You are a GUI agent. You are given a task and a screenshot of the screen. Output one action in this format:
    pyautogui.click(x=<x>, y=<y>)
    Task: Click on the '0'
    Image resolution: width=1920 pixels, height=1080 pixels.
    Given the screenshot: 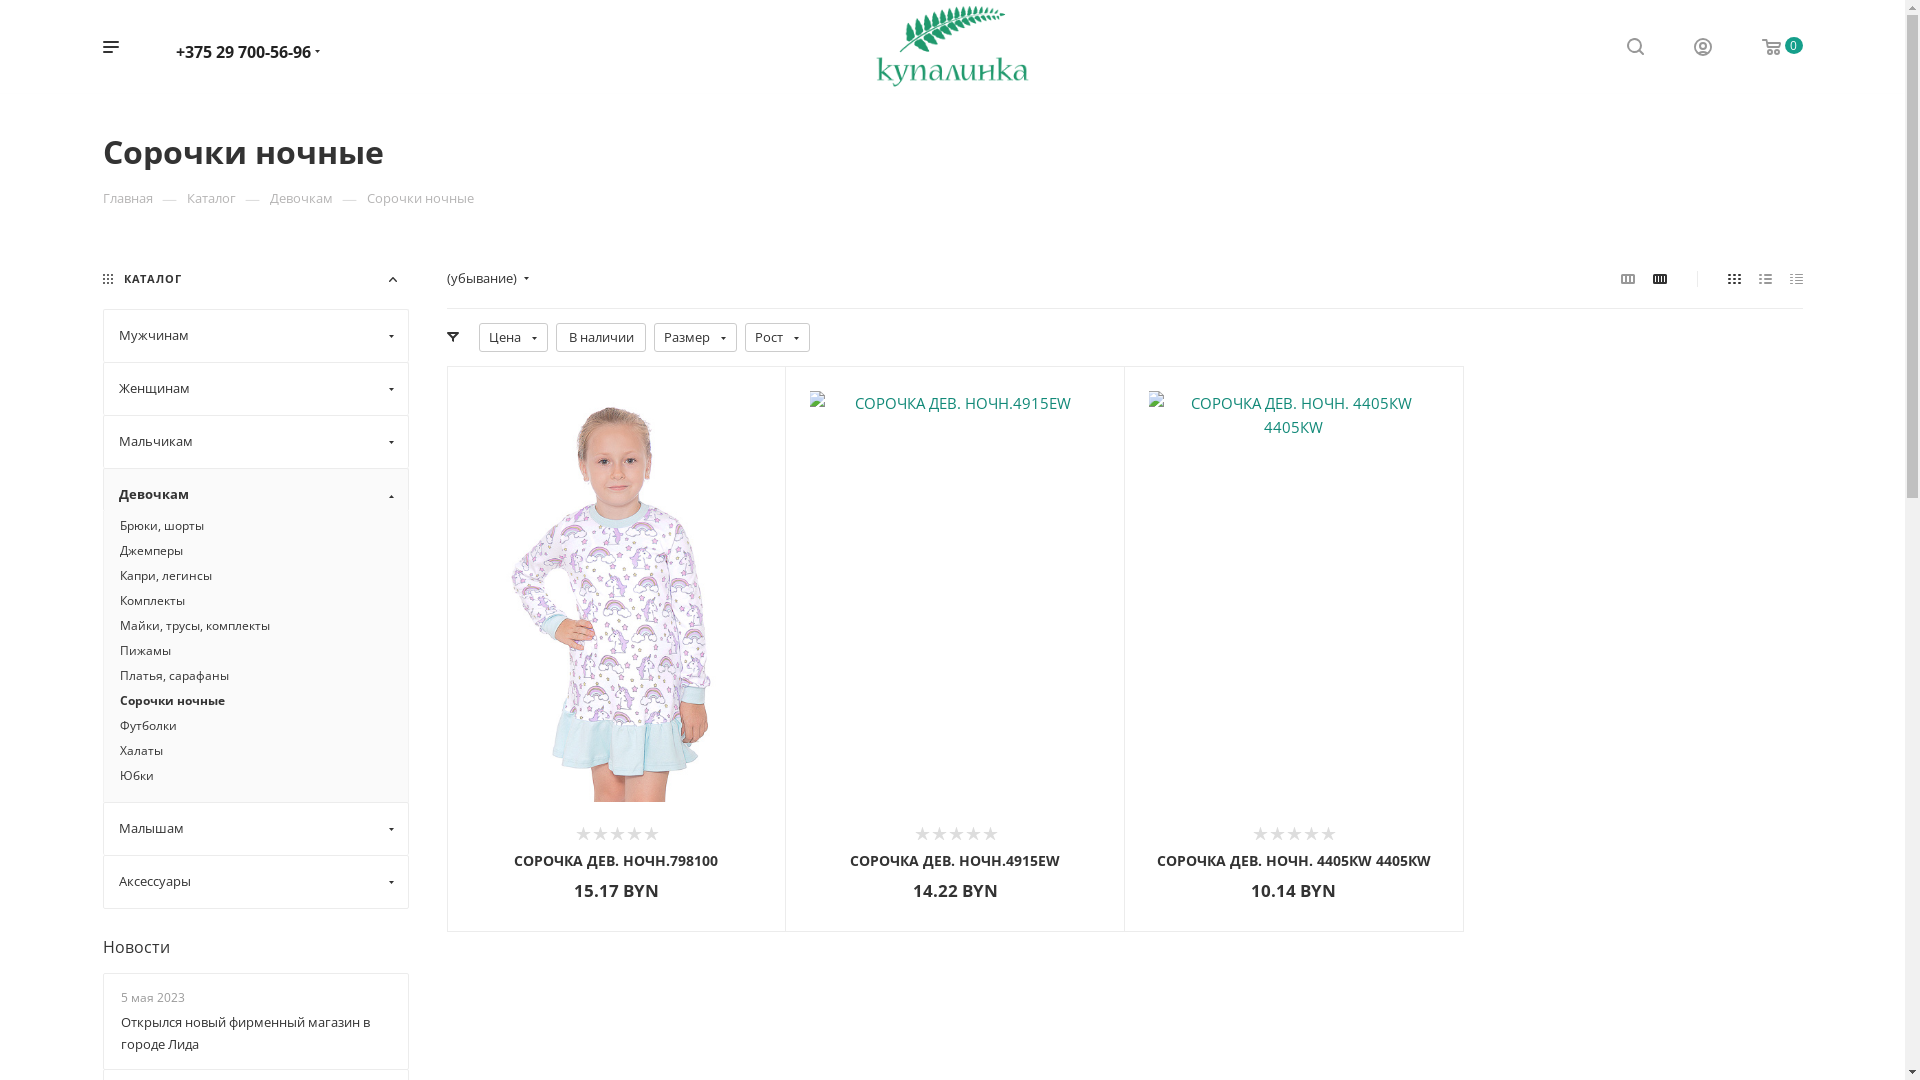 What is the action you would take?
    pyautogui.click(x=1767, y=46)
    